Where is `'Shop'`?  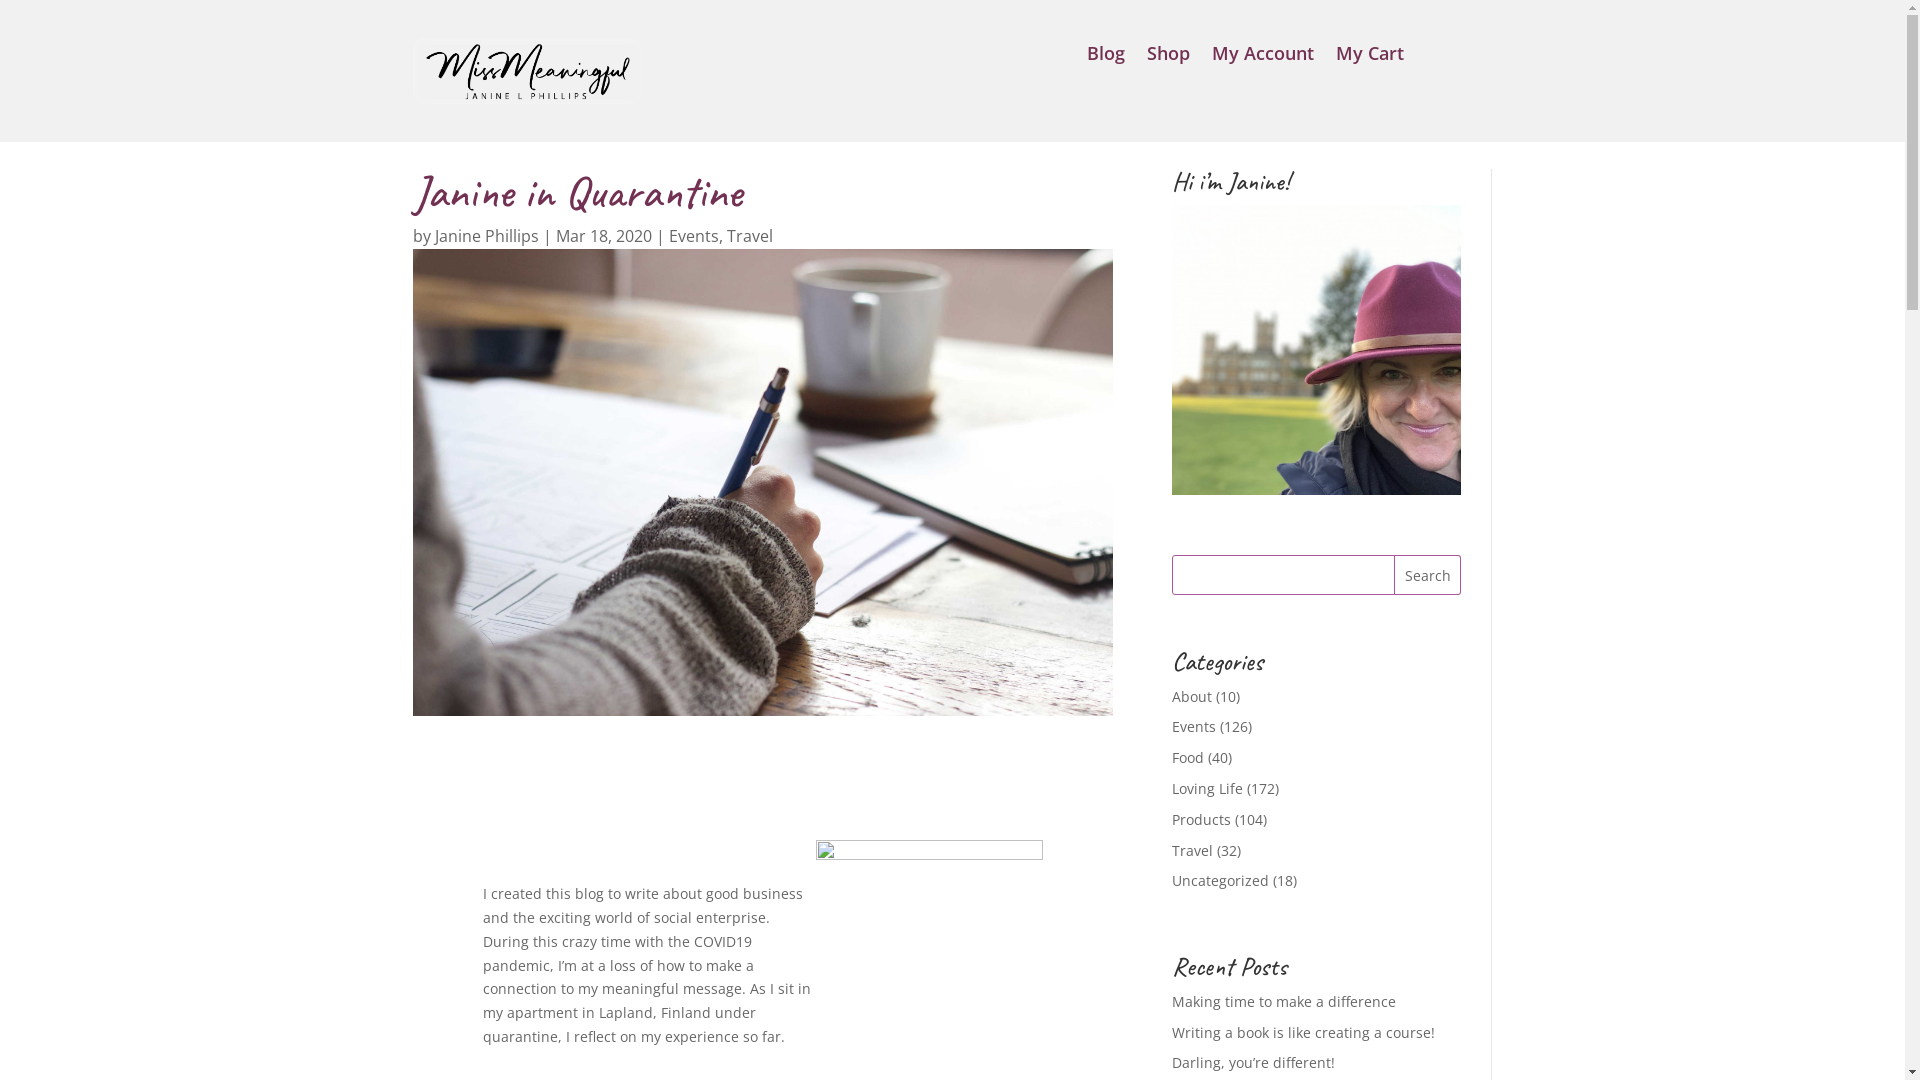
'Shop' is located at coordinates (1168, 56).